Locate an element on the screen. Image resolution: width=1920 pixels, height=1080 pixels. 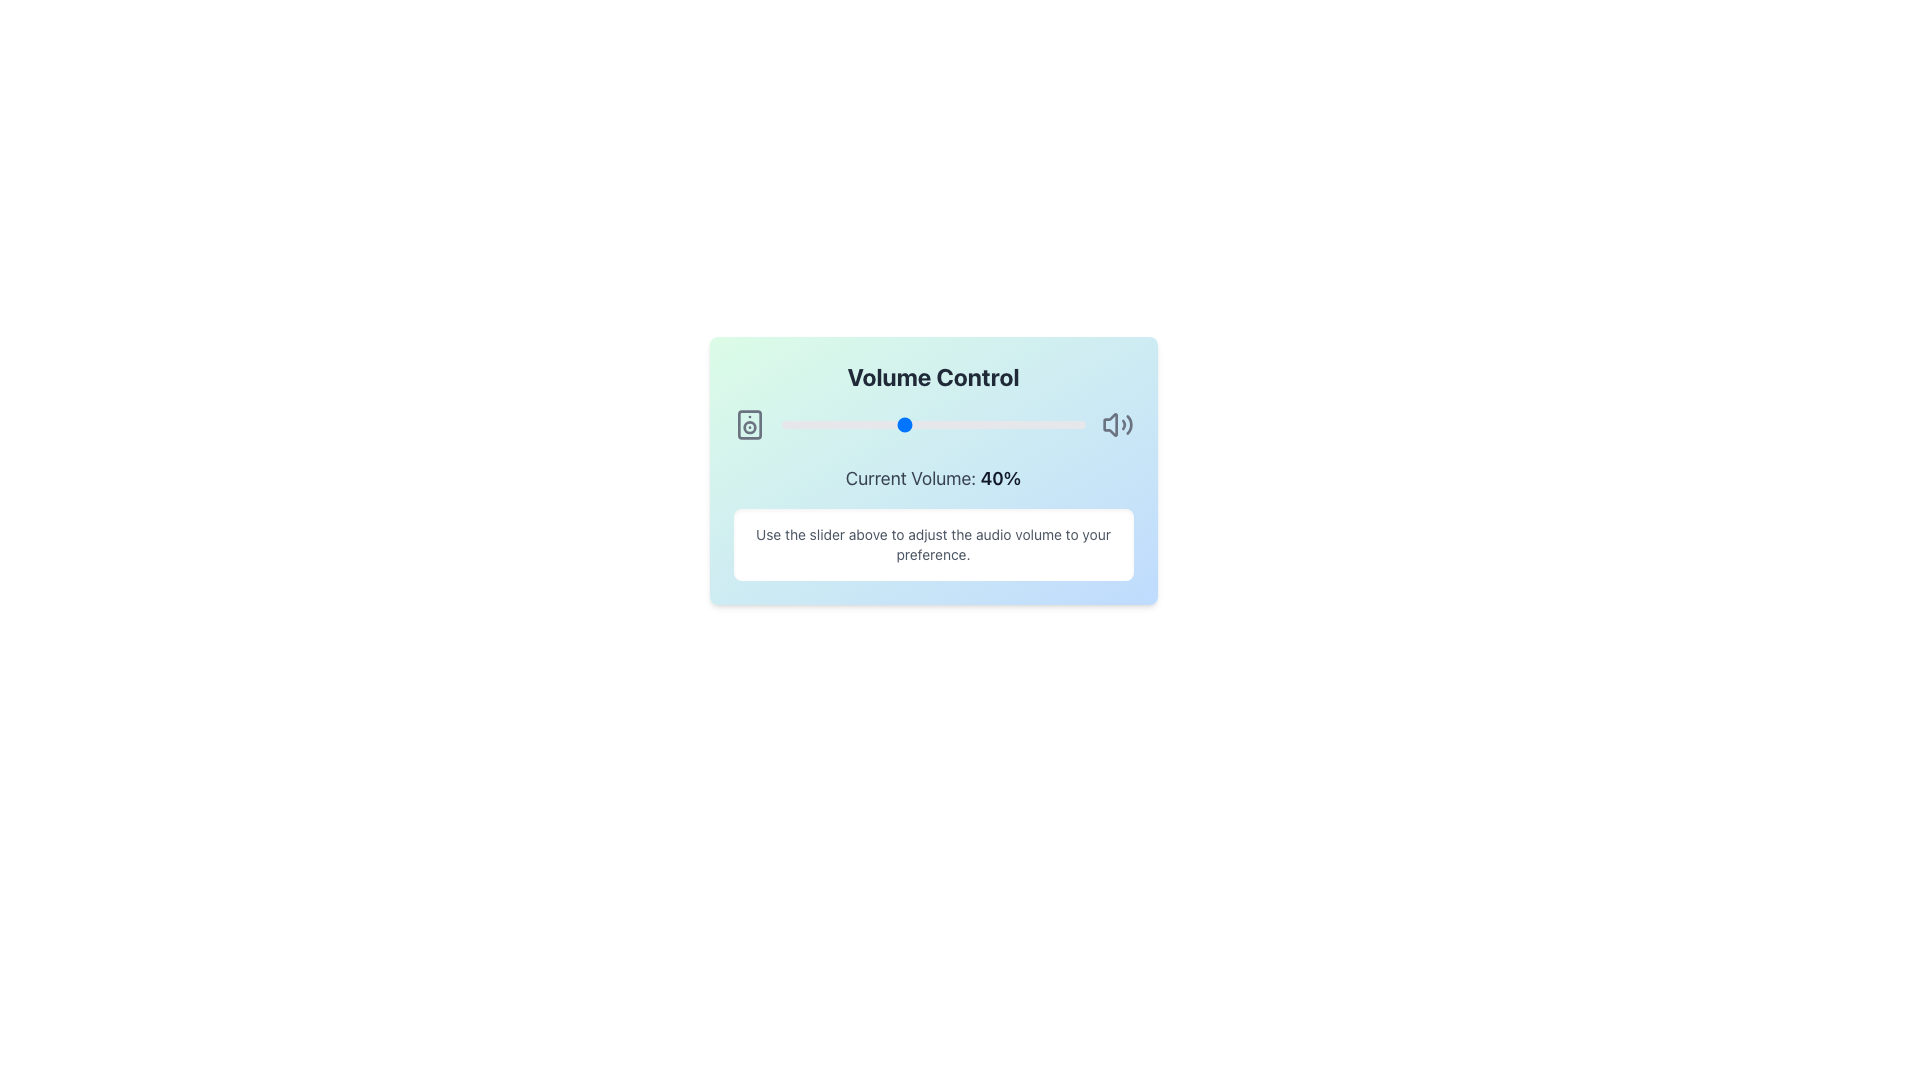
the speaker icon with sound wave notches to mute or unmute the volume in the 'Volume Control' modal window is located at coordinates (1116, 423).